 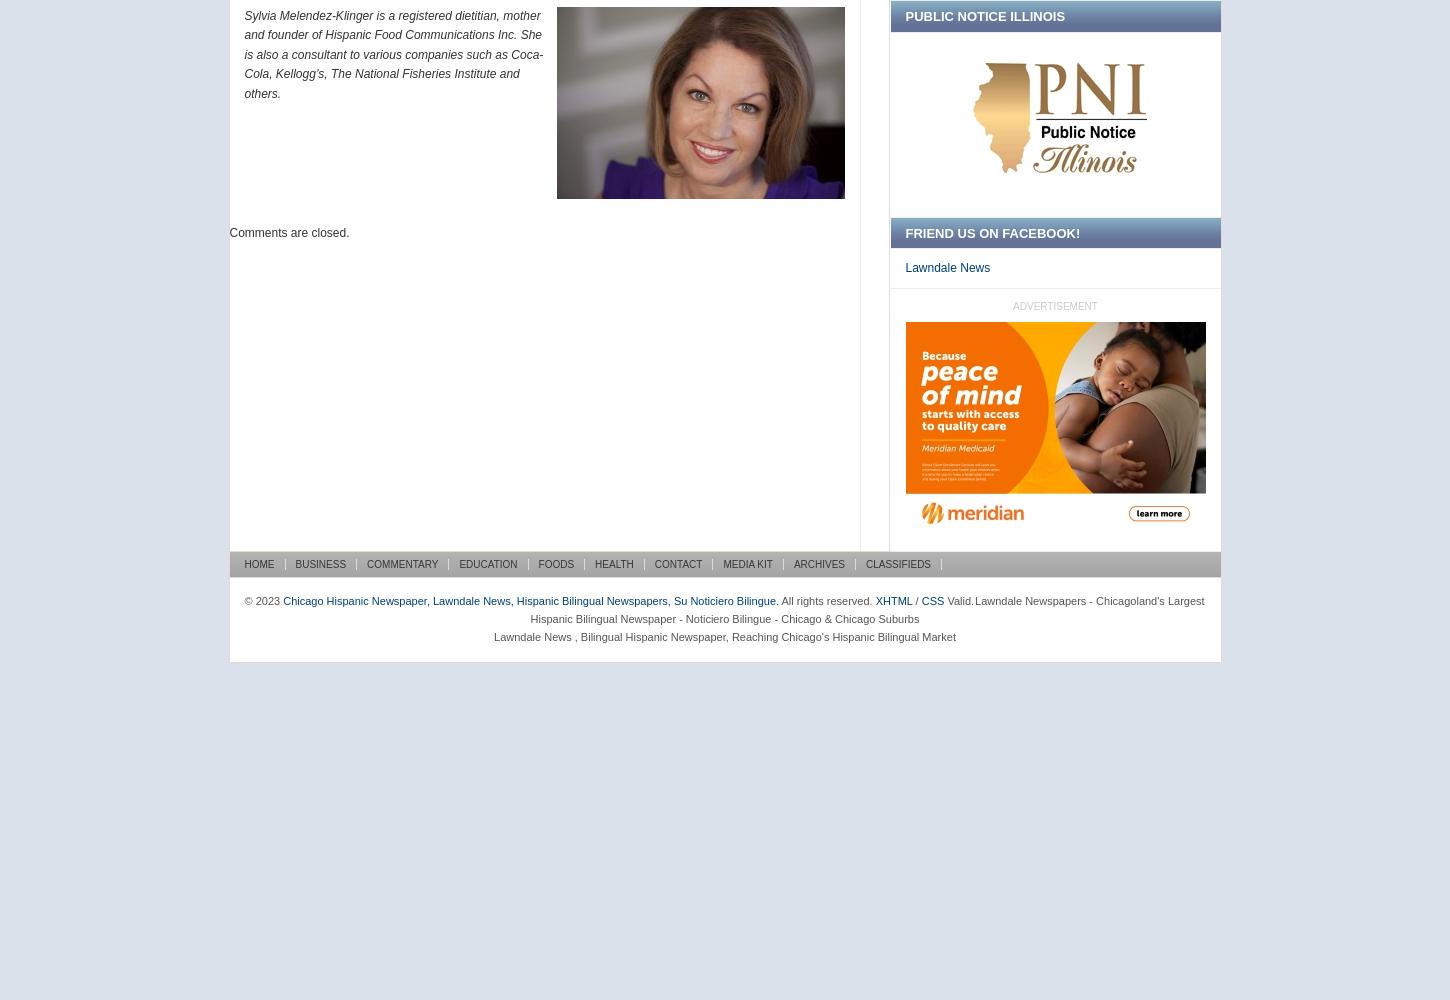 I want to click on 'XHTML', so click(x=892, y=599).